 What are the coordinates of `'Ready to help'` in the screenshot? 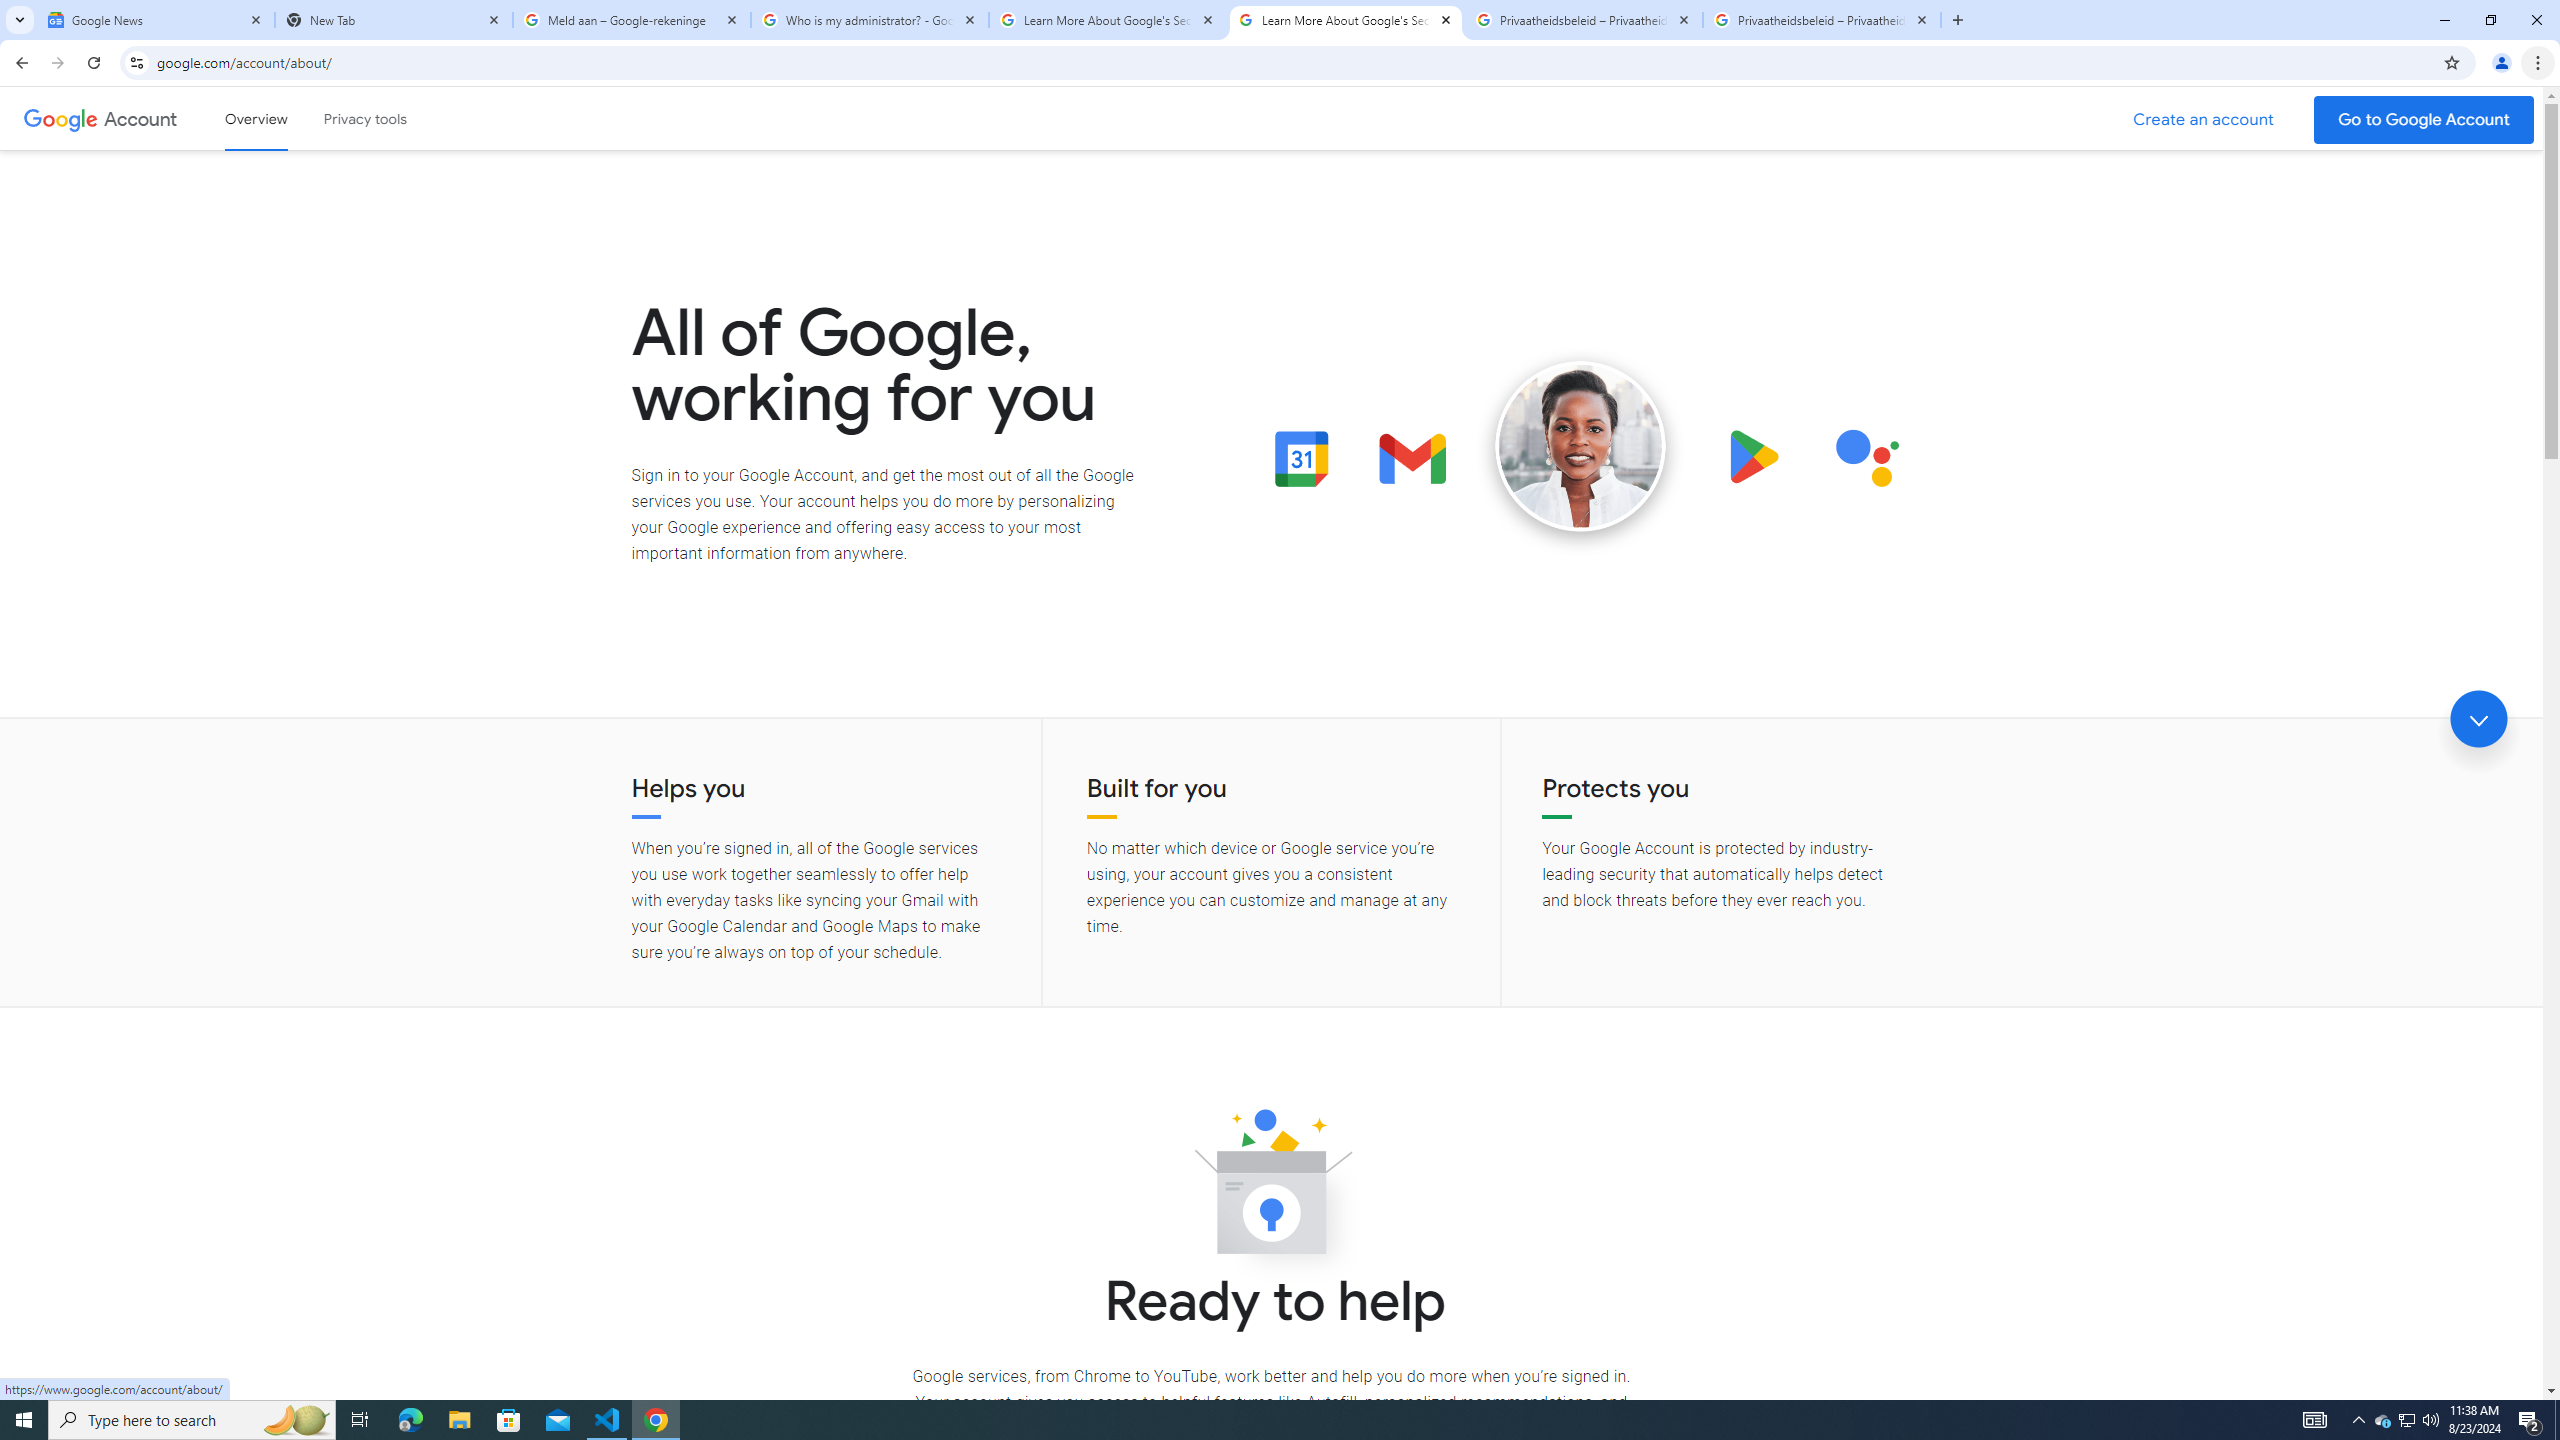 It's located at (1271, 1187).